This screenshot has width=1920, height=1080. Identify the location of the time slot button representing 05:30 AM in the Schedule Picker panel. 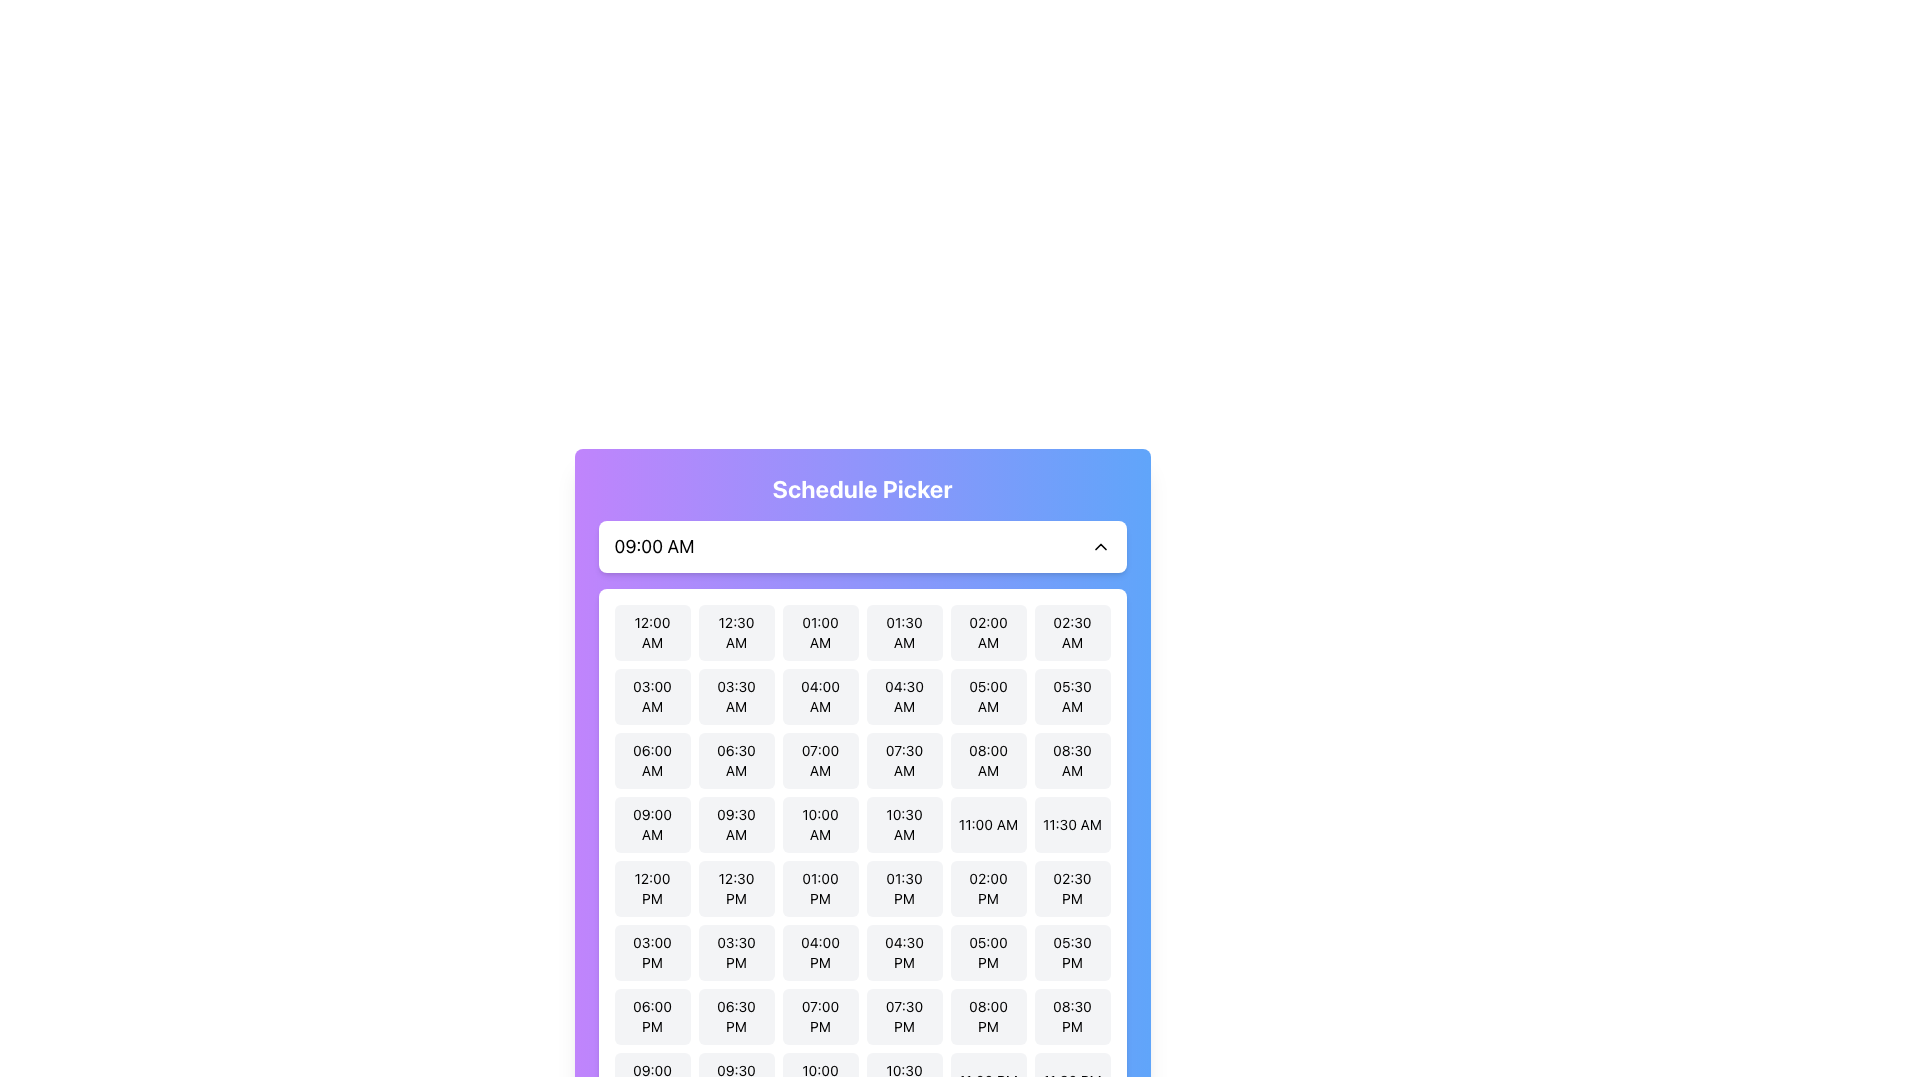
(1071, 696).